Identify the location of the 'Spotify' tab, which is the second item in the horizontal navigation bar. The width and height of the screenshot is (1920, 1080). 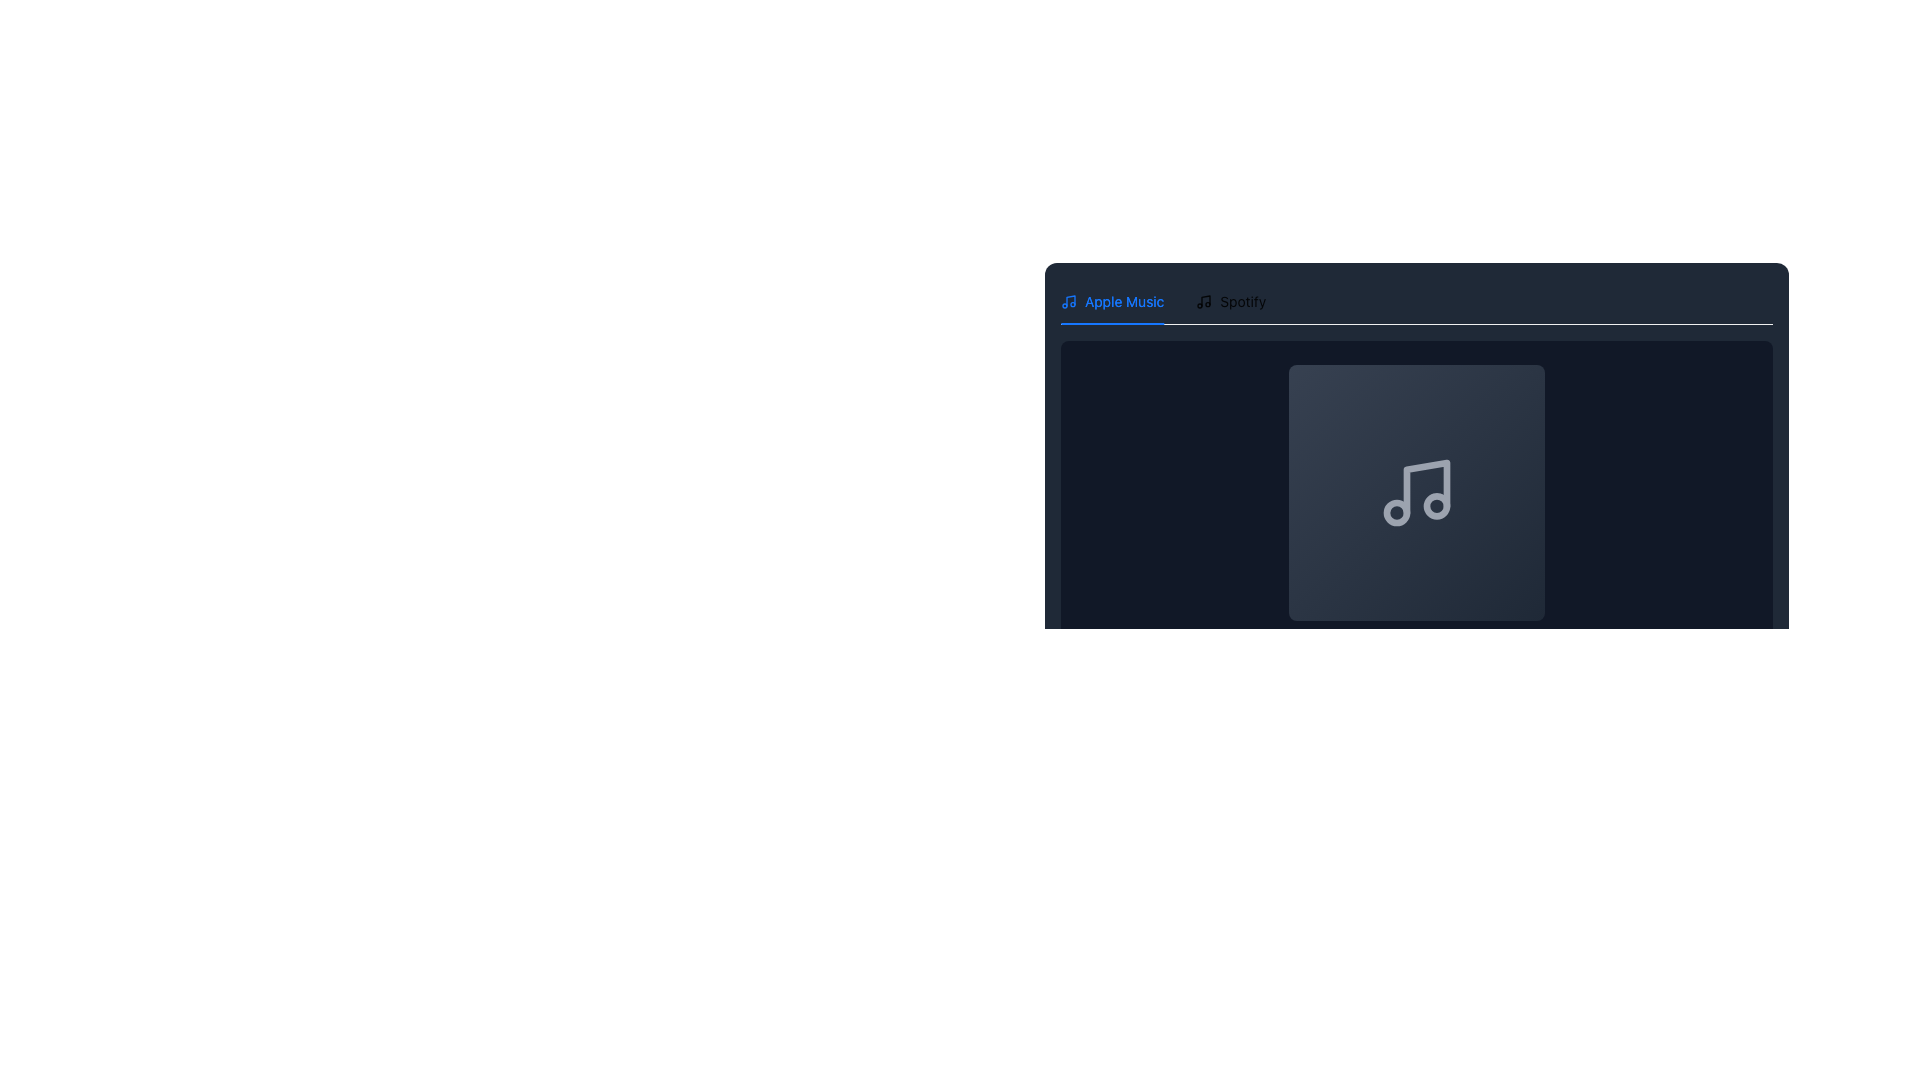
(1230, 301).